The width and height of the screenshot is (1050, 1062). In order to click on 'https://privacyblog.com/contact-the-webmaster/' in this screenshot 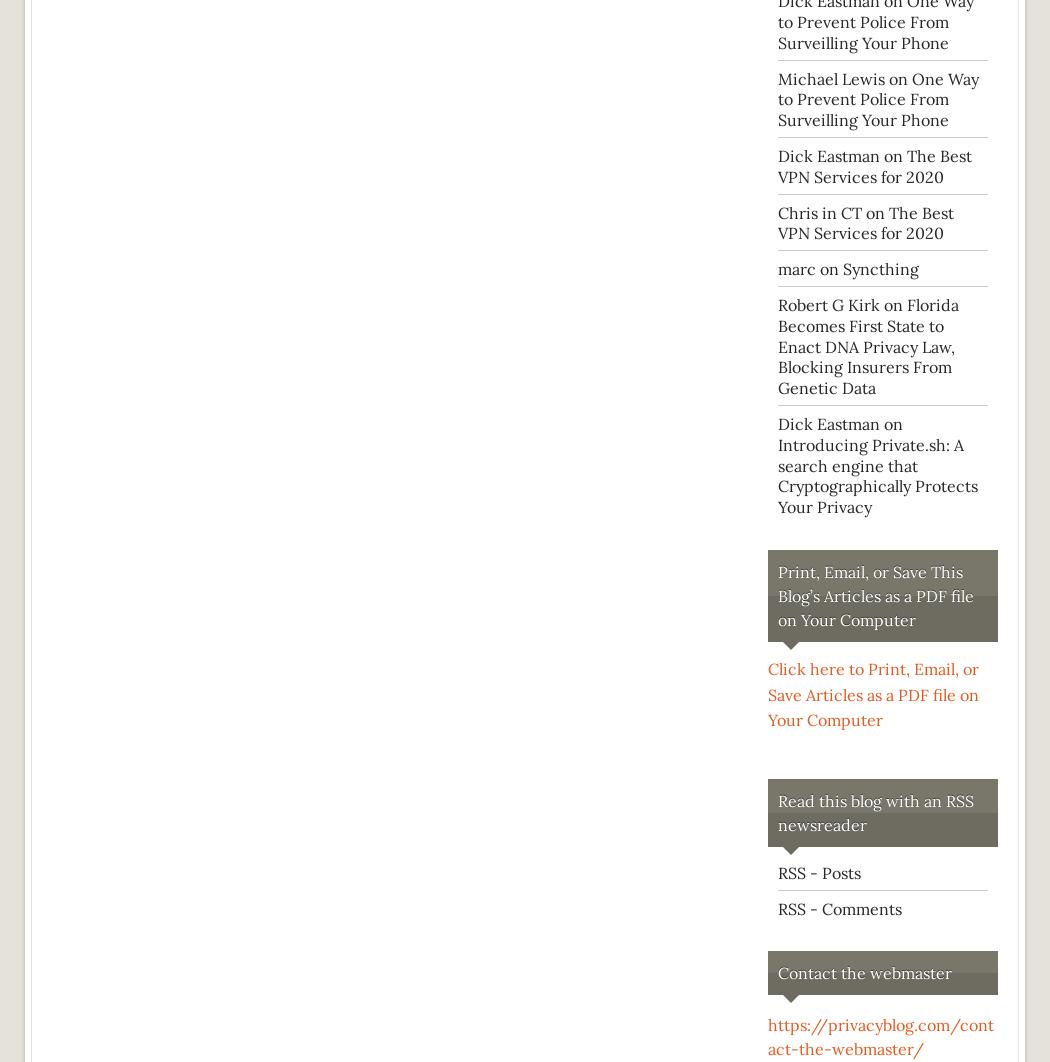, I will do `click(879, 1036)`.